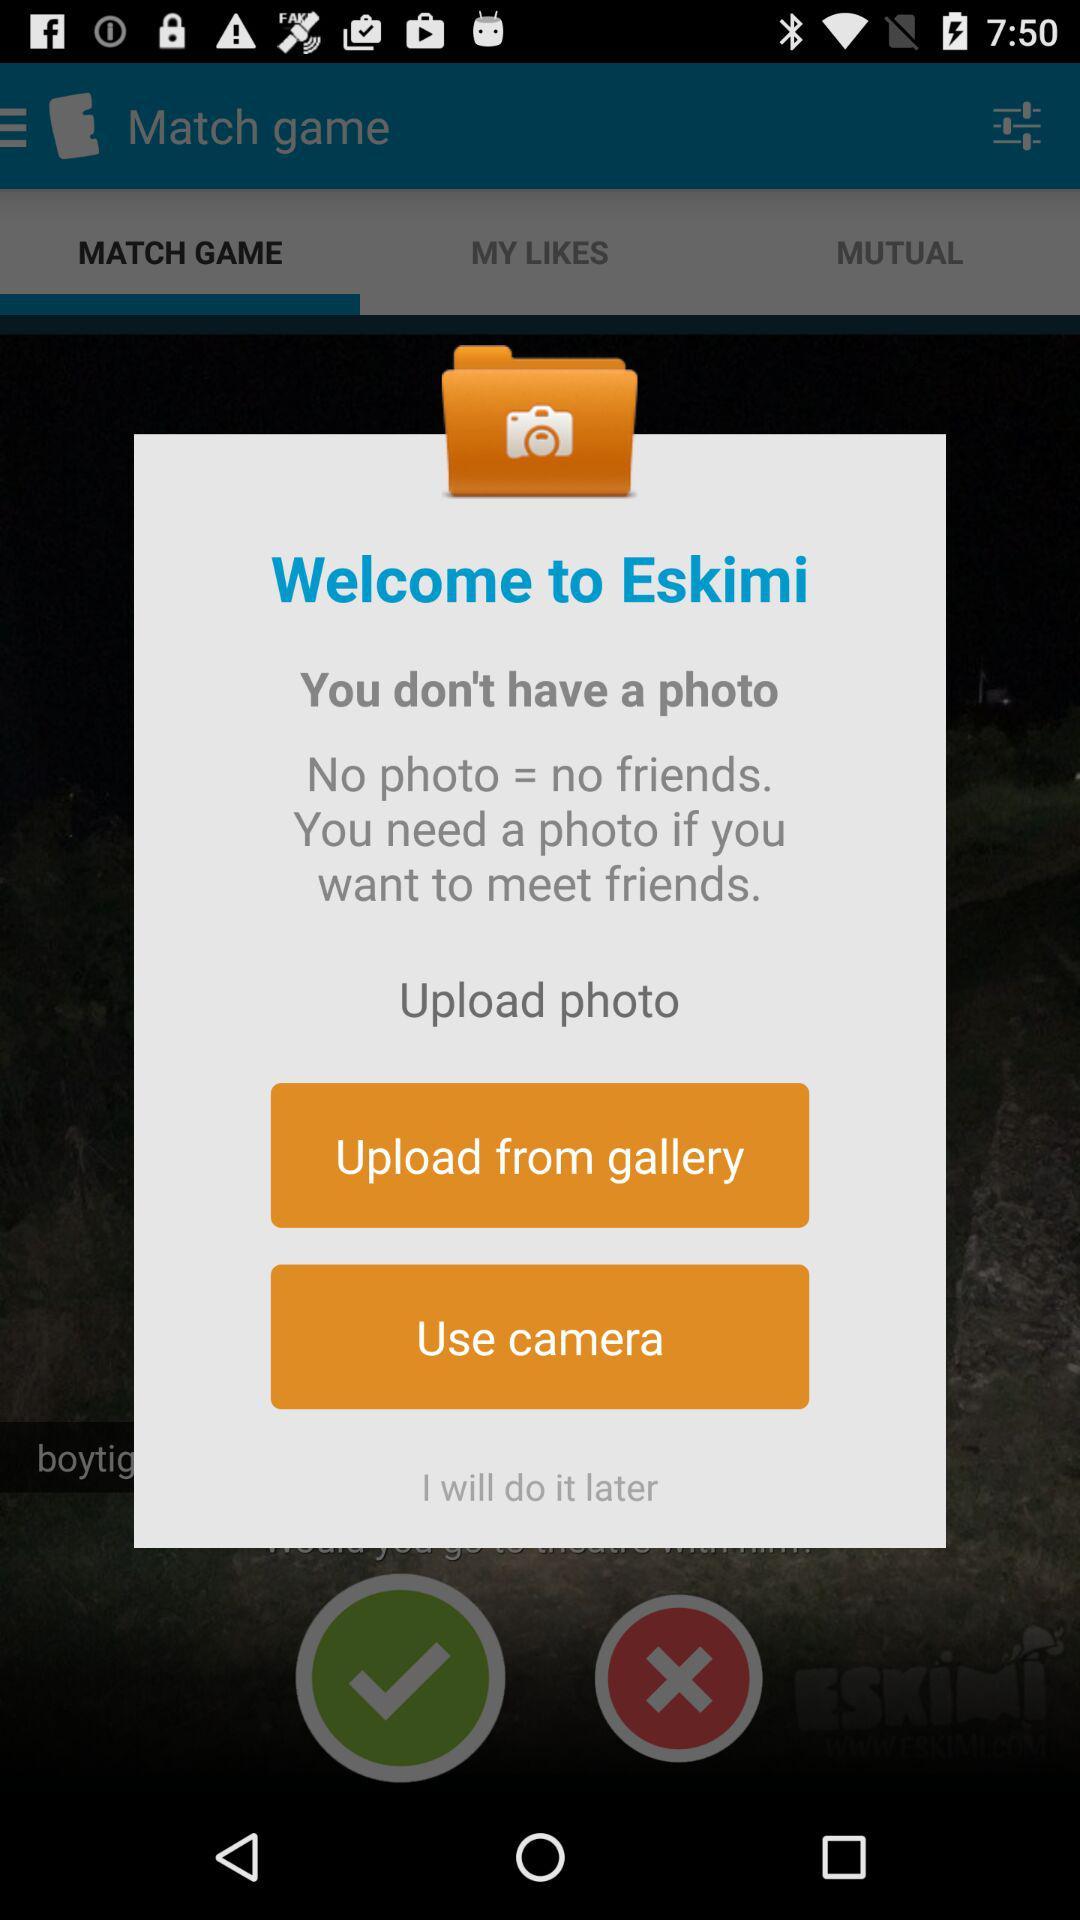 The width and height of the screenshot is (1080, 1920). Describe the element at coordinates (540, 1336) in the screenshot. I see `the app above the i will do item` at that location.